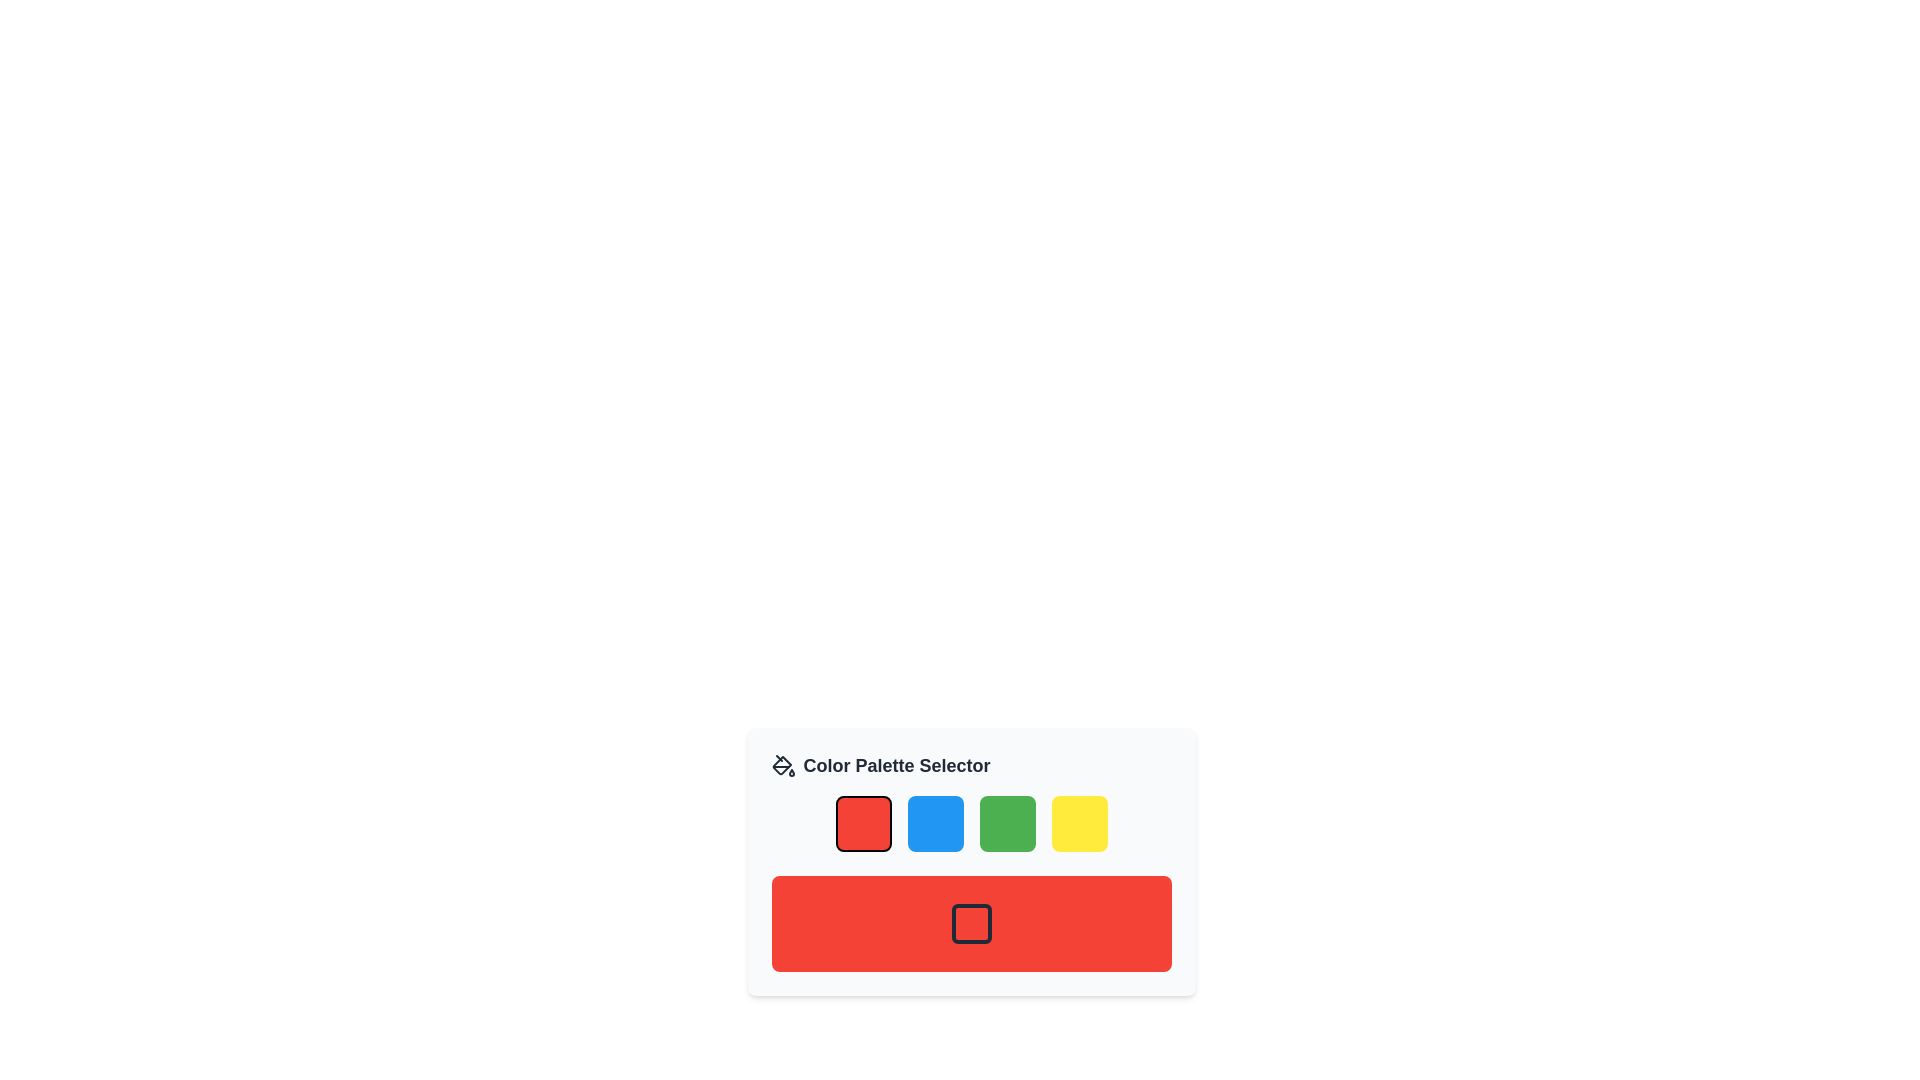 The width and height of the screenshot is (1920, 1080). What do you see at coordinates (971, 924) in the screenshot?
I see `the rectangular red button with rounded corners located at the bottom of the 'Color Palette Selector' panel` at bounding box center [971, 924].